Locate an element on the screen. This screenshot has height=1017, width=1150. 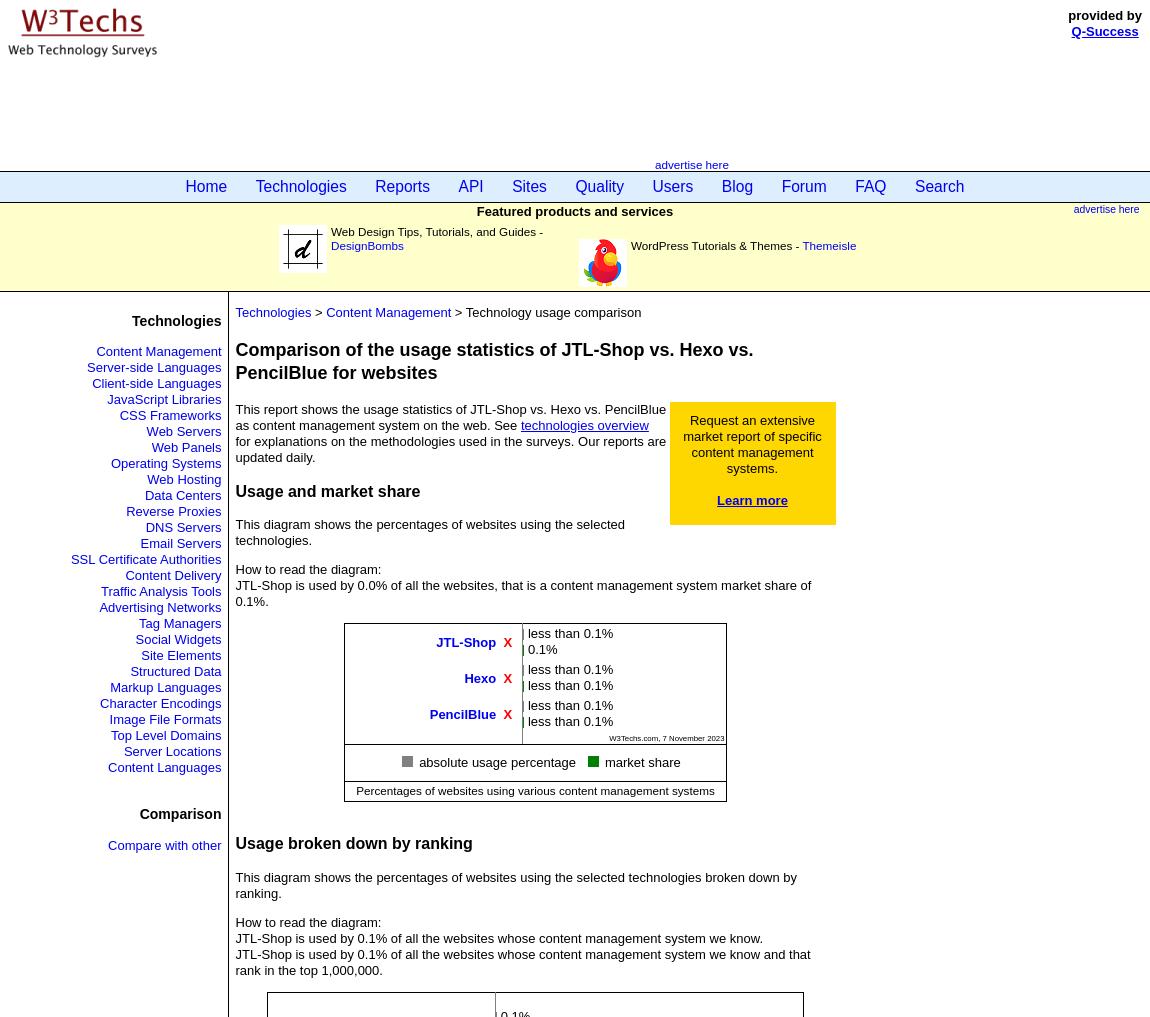
'Request an extensive market report of specific content management systems.' is located at coordinates (750, 443).